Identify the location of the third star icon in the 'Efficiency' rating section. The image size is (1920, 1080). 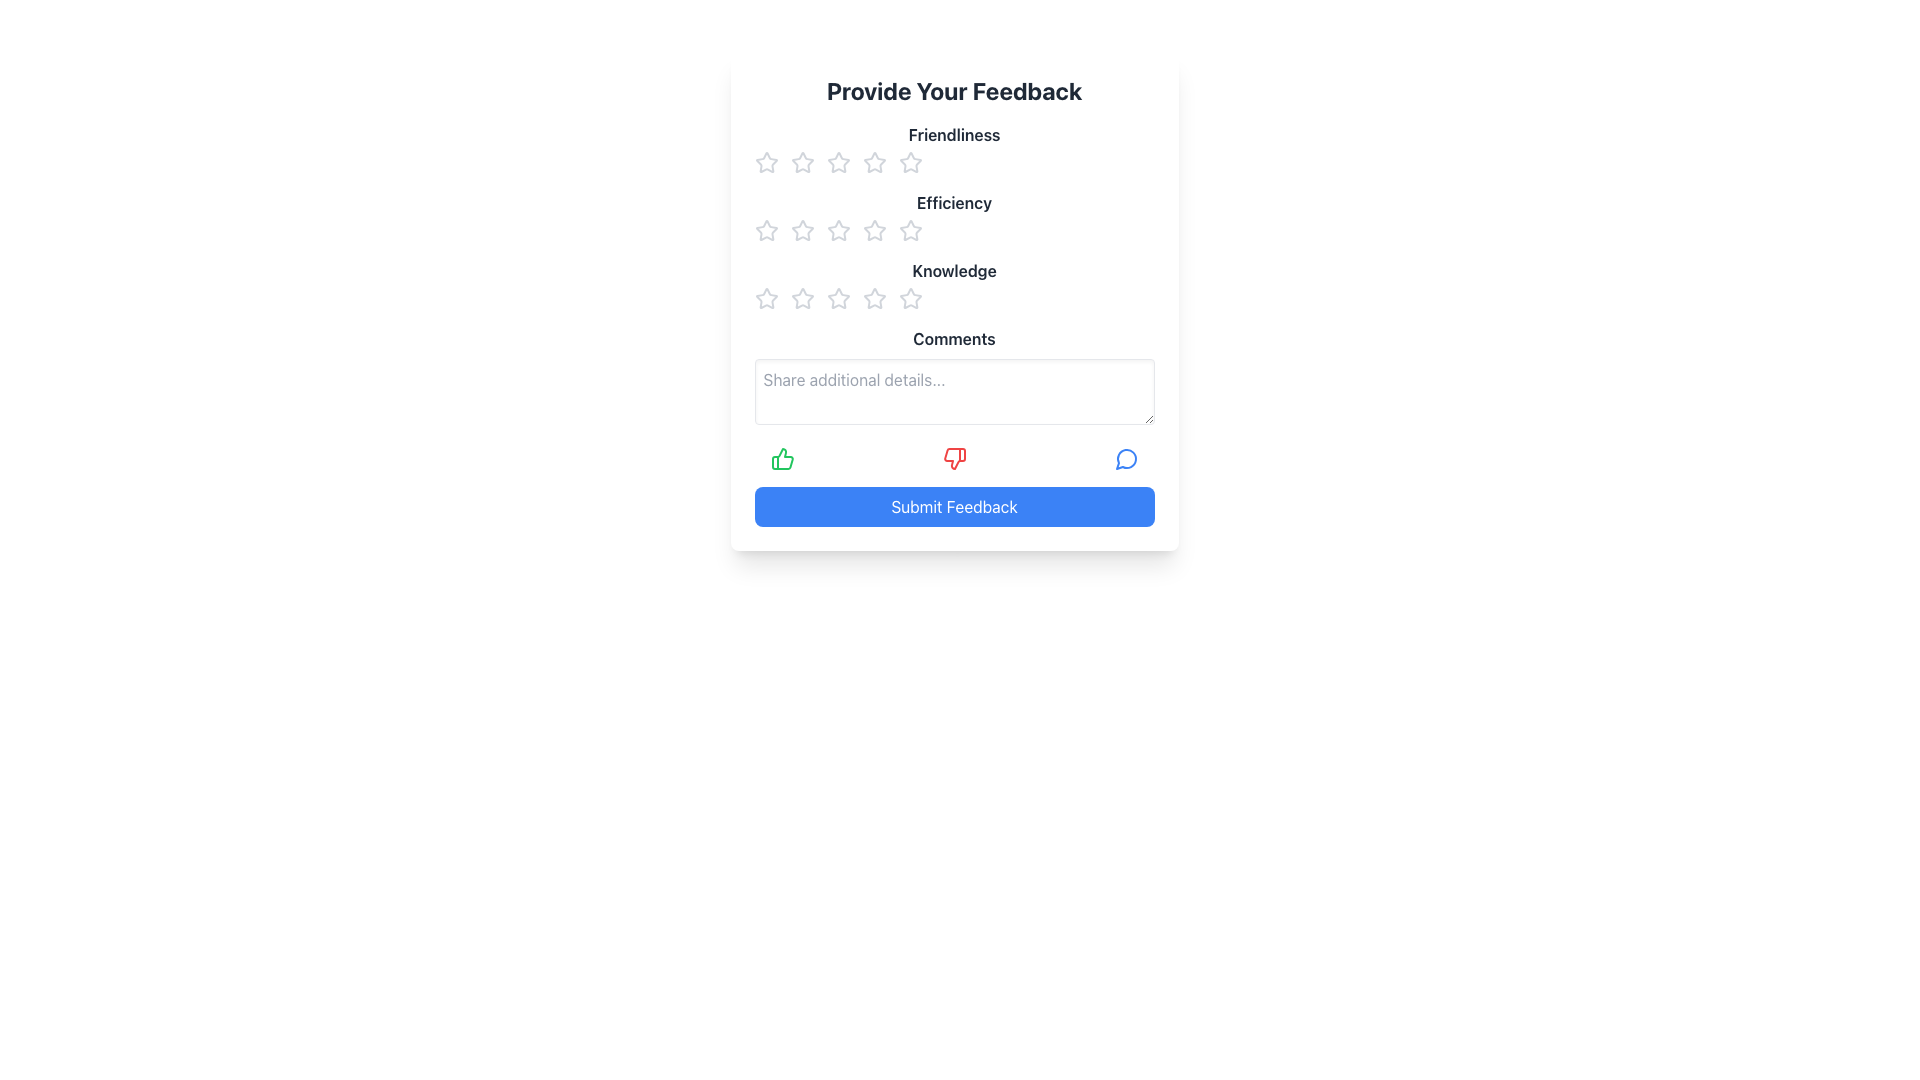
(909, 229).